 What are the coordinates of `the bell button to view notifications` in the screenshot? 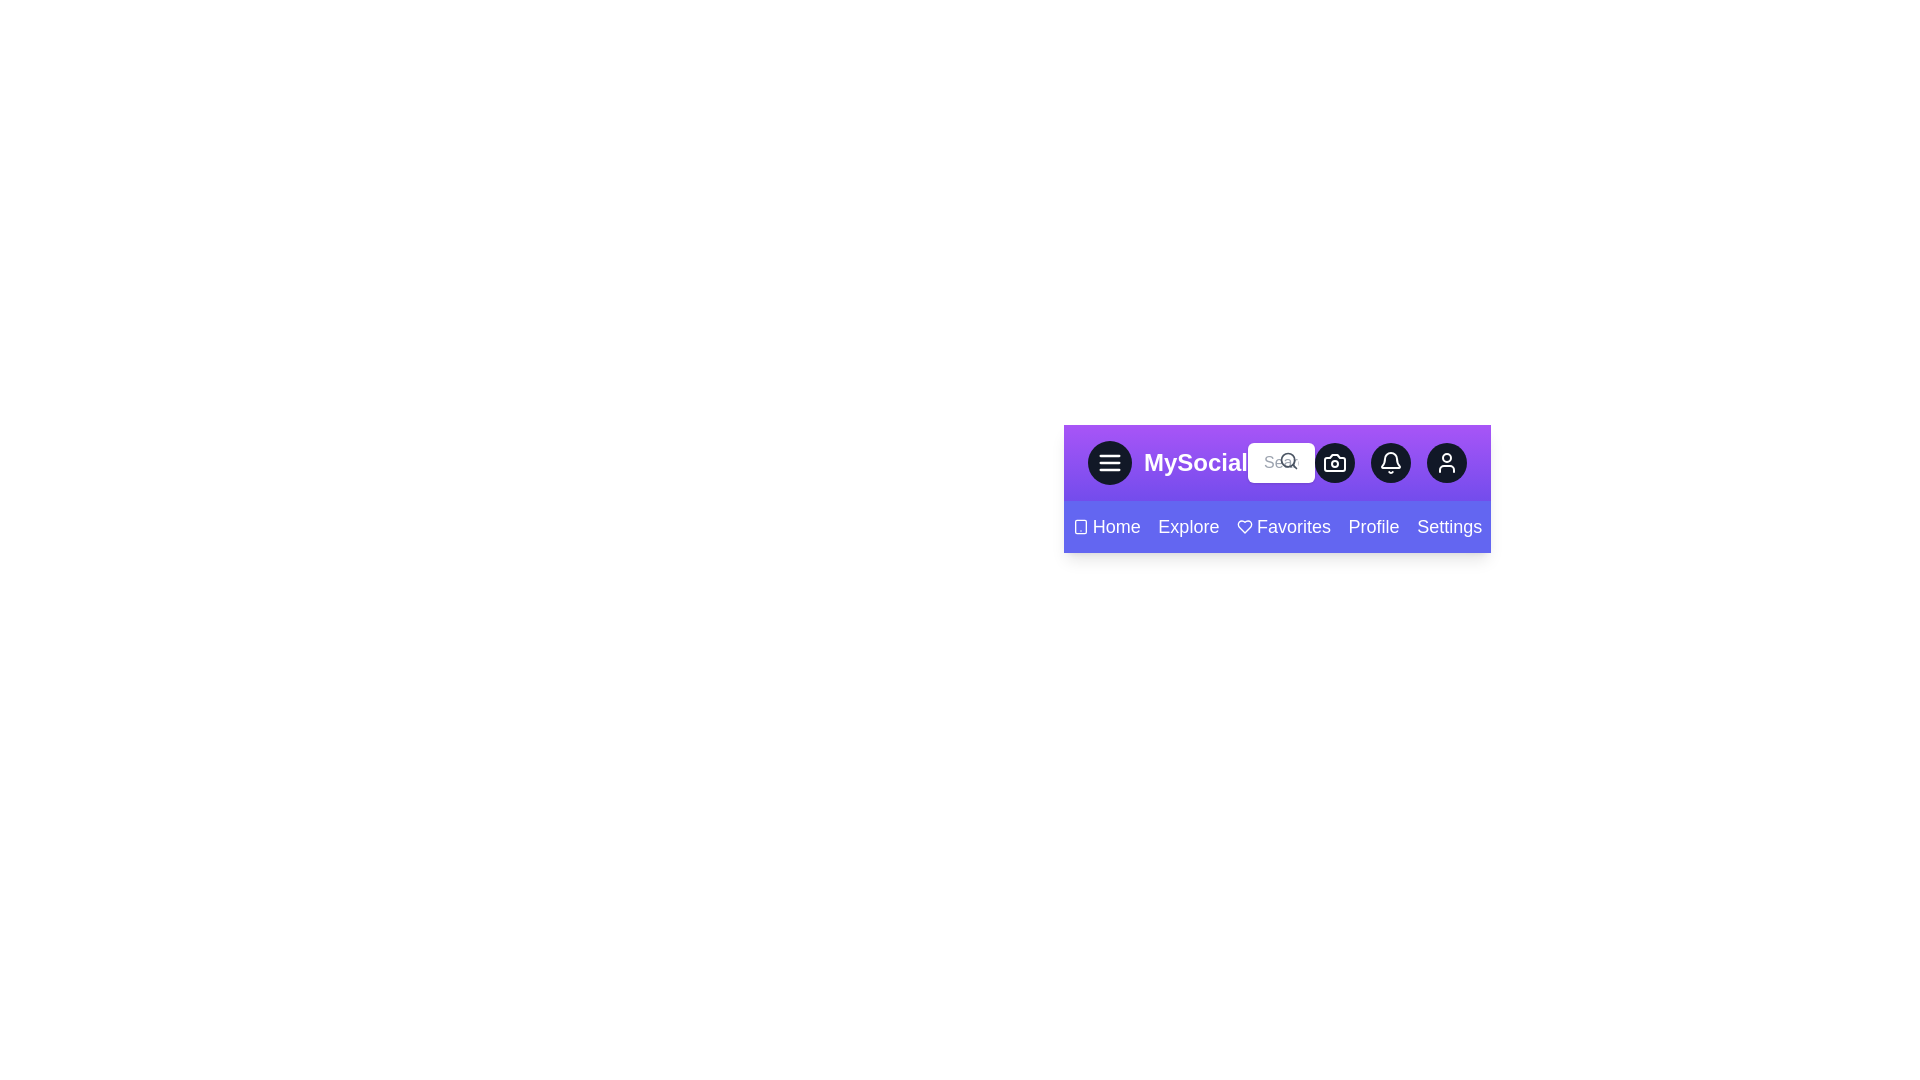 It's located at (1390, 462).